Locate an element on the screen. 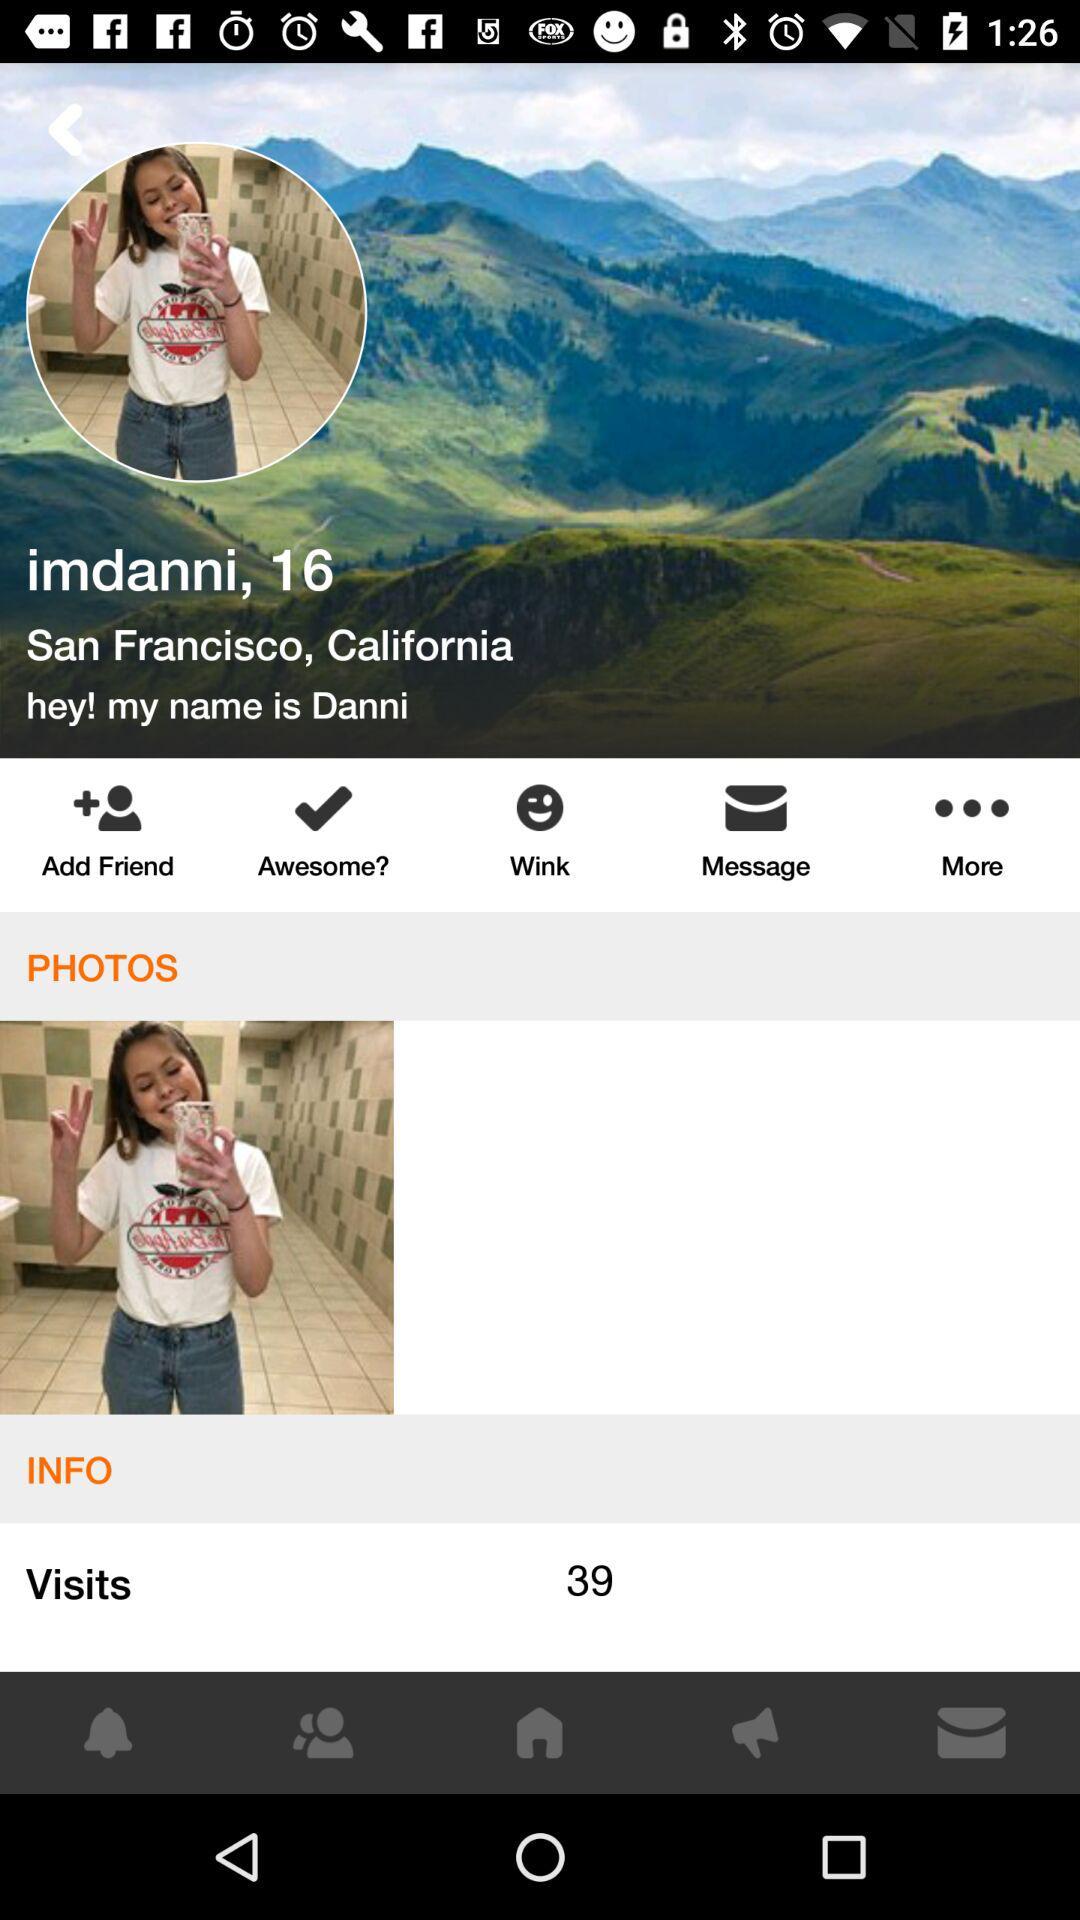 The image size is (1080, 1920). the arrow_backward icon is located at coordinates (65, 128).